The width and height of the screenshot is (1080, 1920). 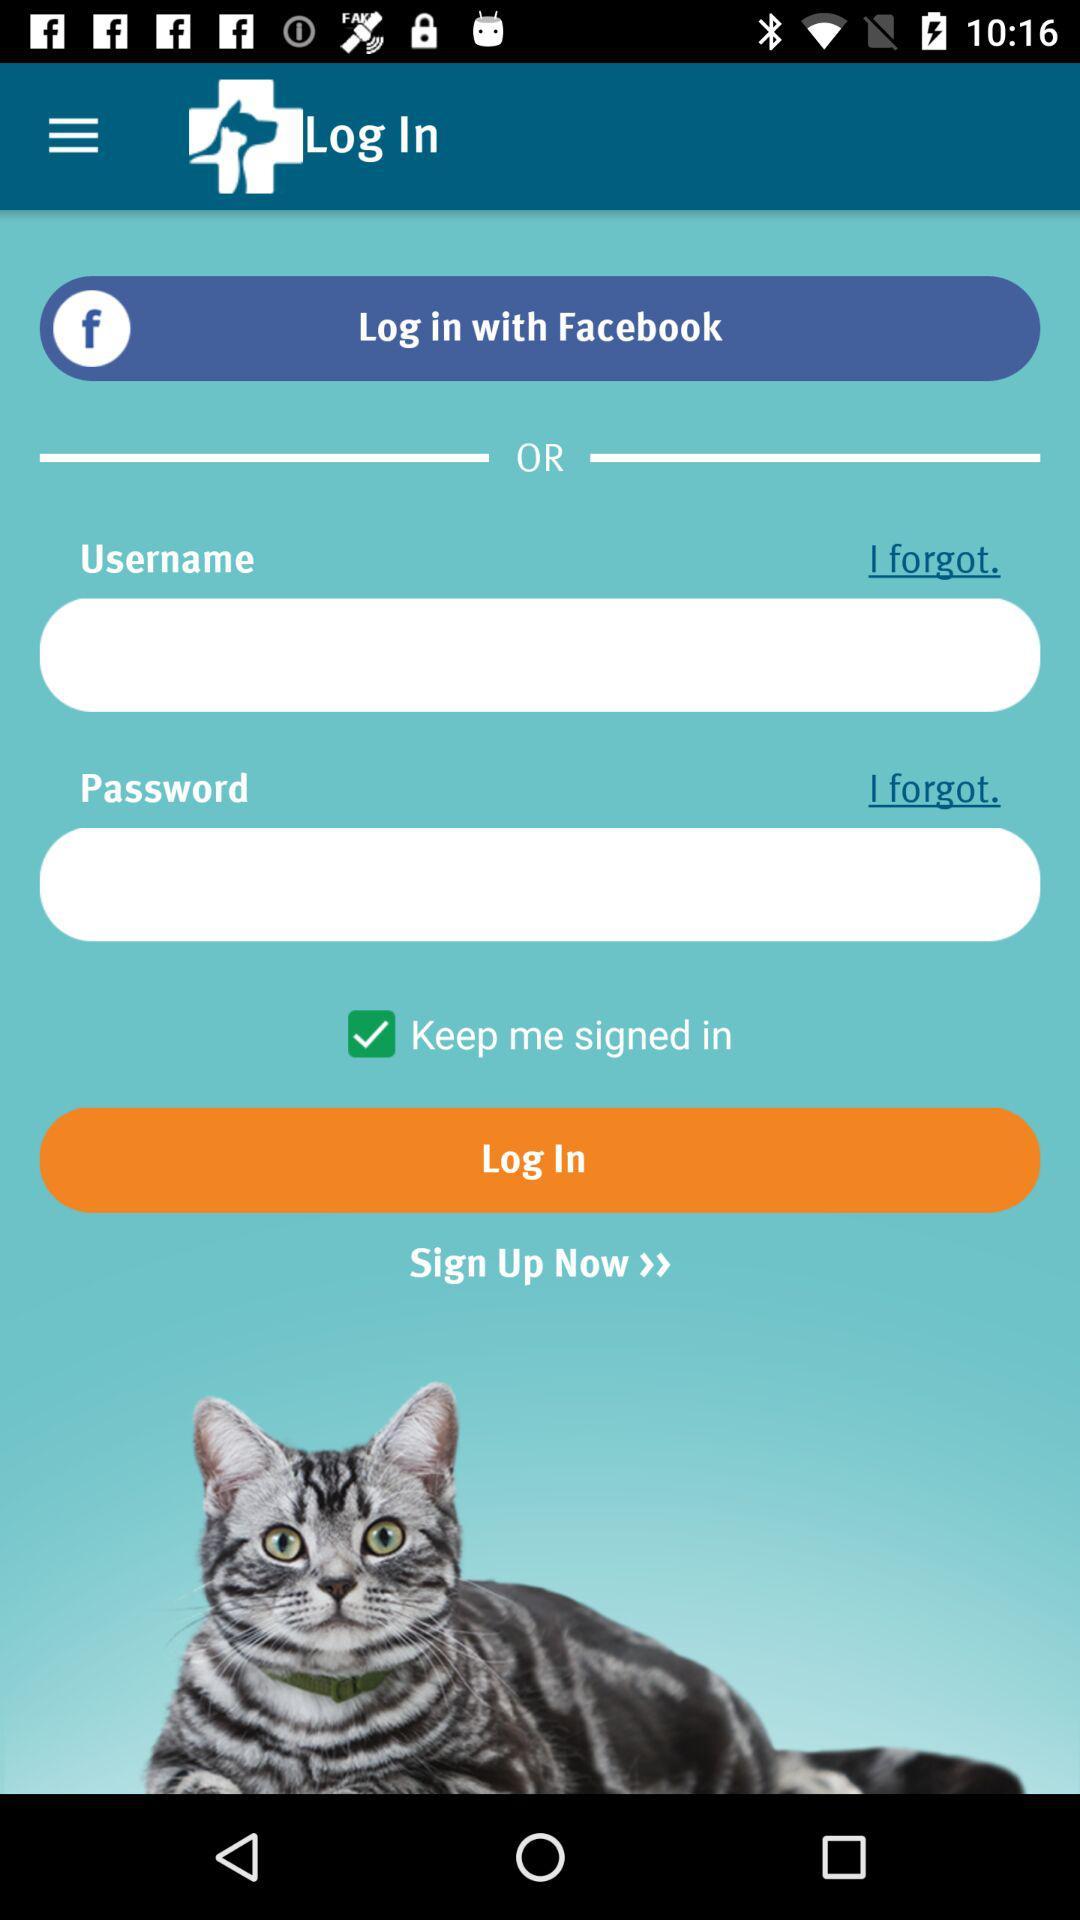 I want to click on icon below the username item, so click(x=540, y=655).